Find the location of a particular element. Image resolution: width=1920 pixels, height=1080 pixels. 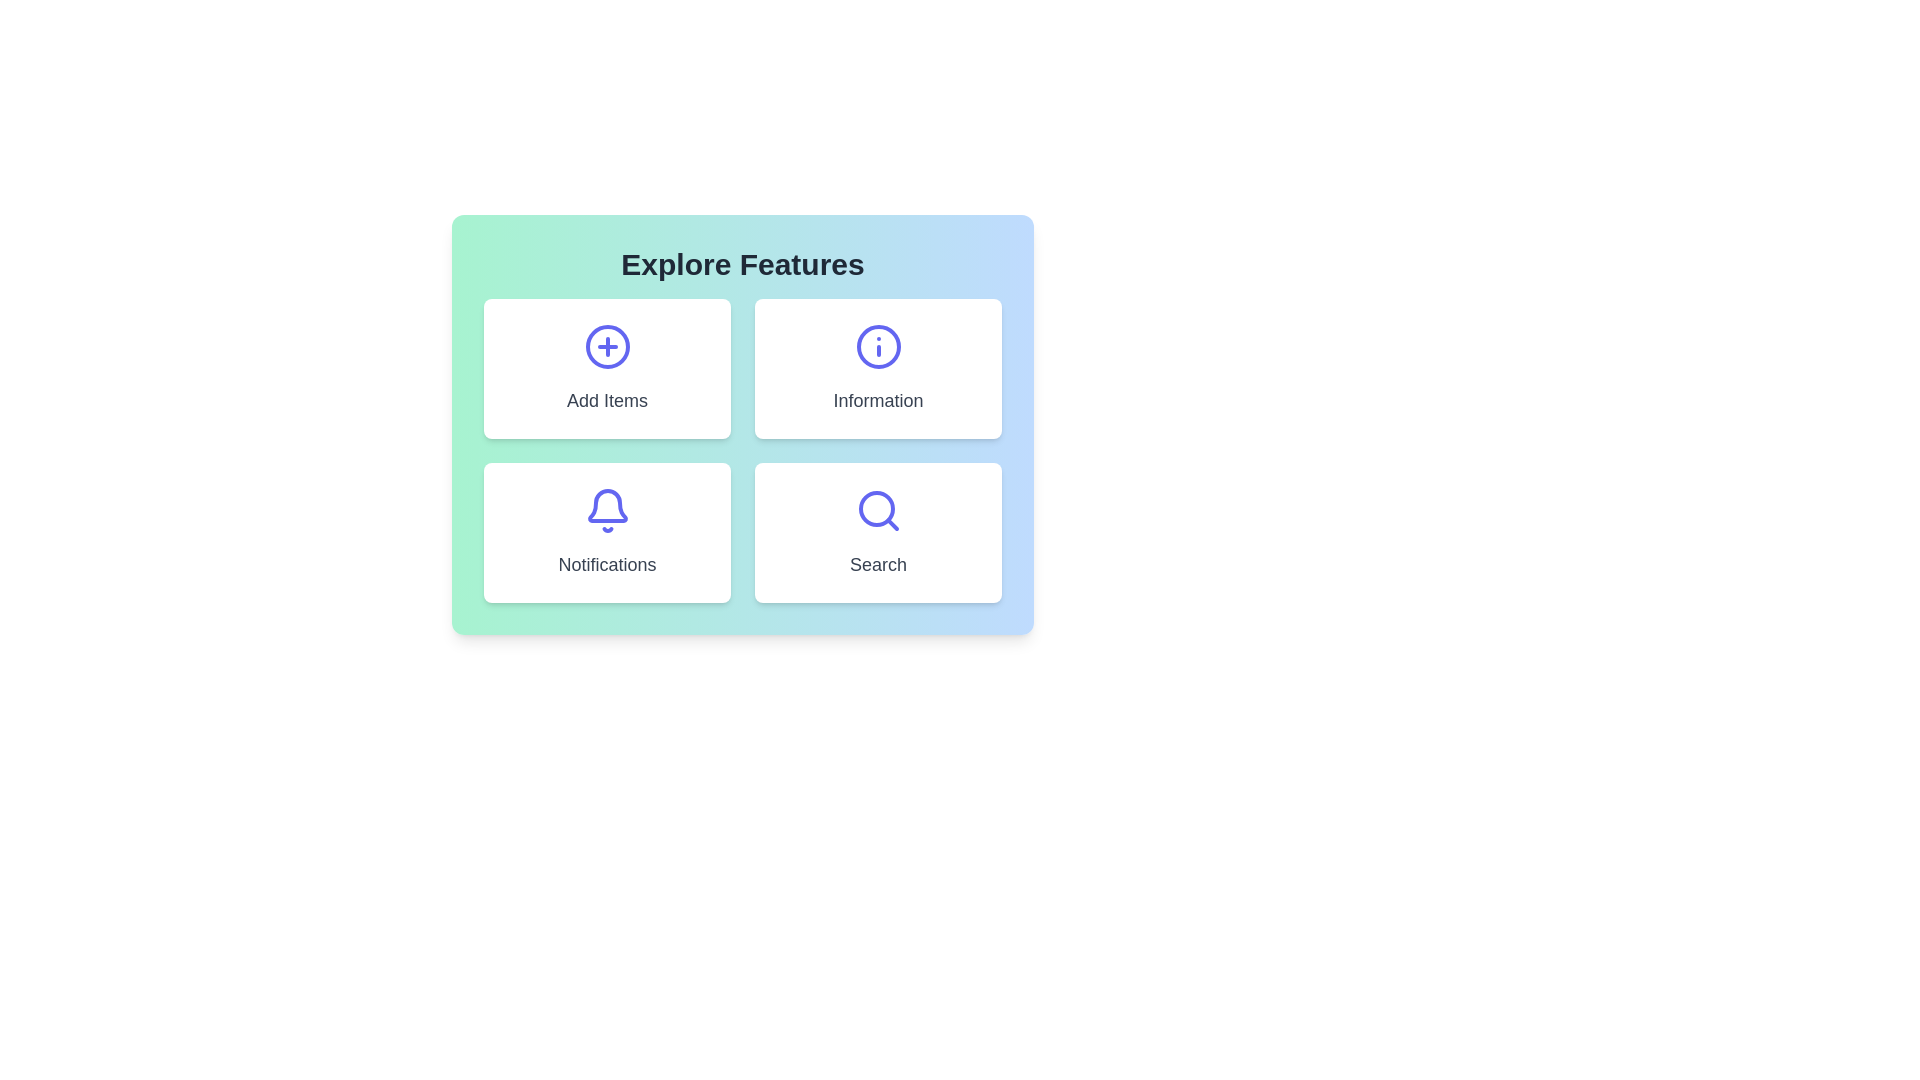

the navigational card in the top-right corner of the grid layout is located at coordinates (878, 369).